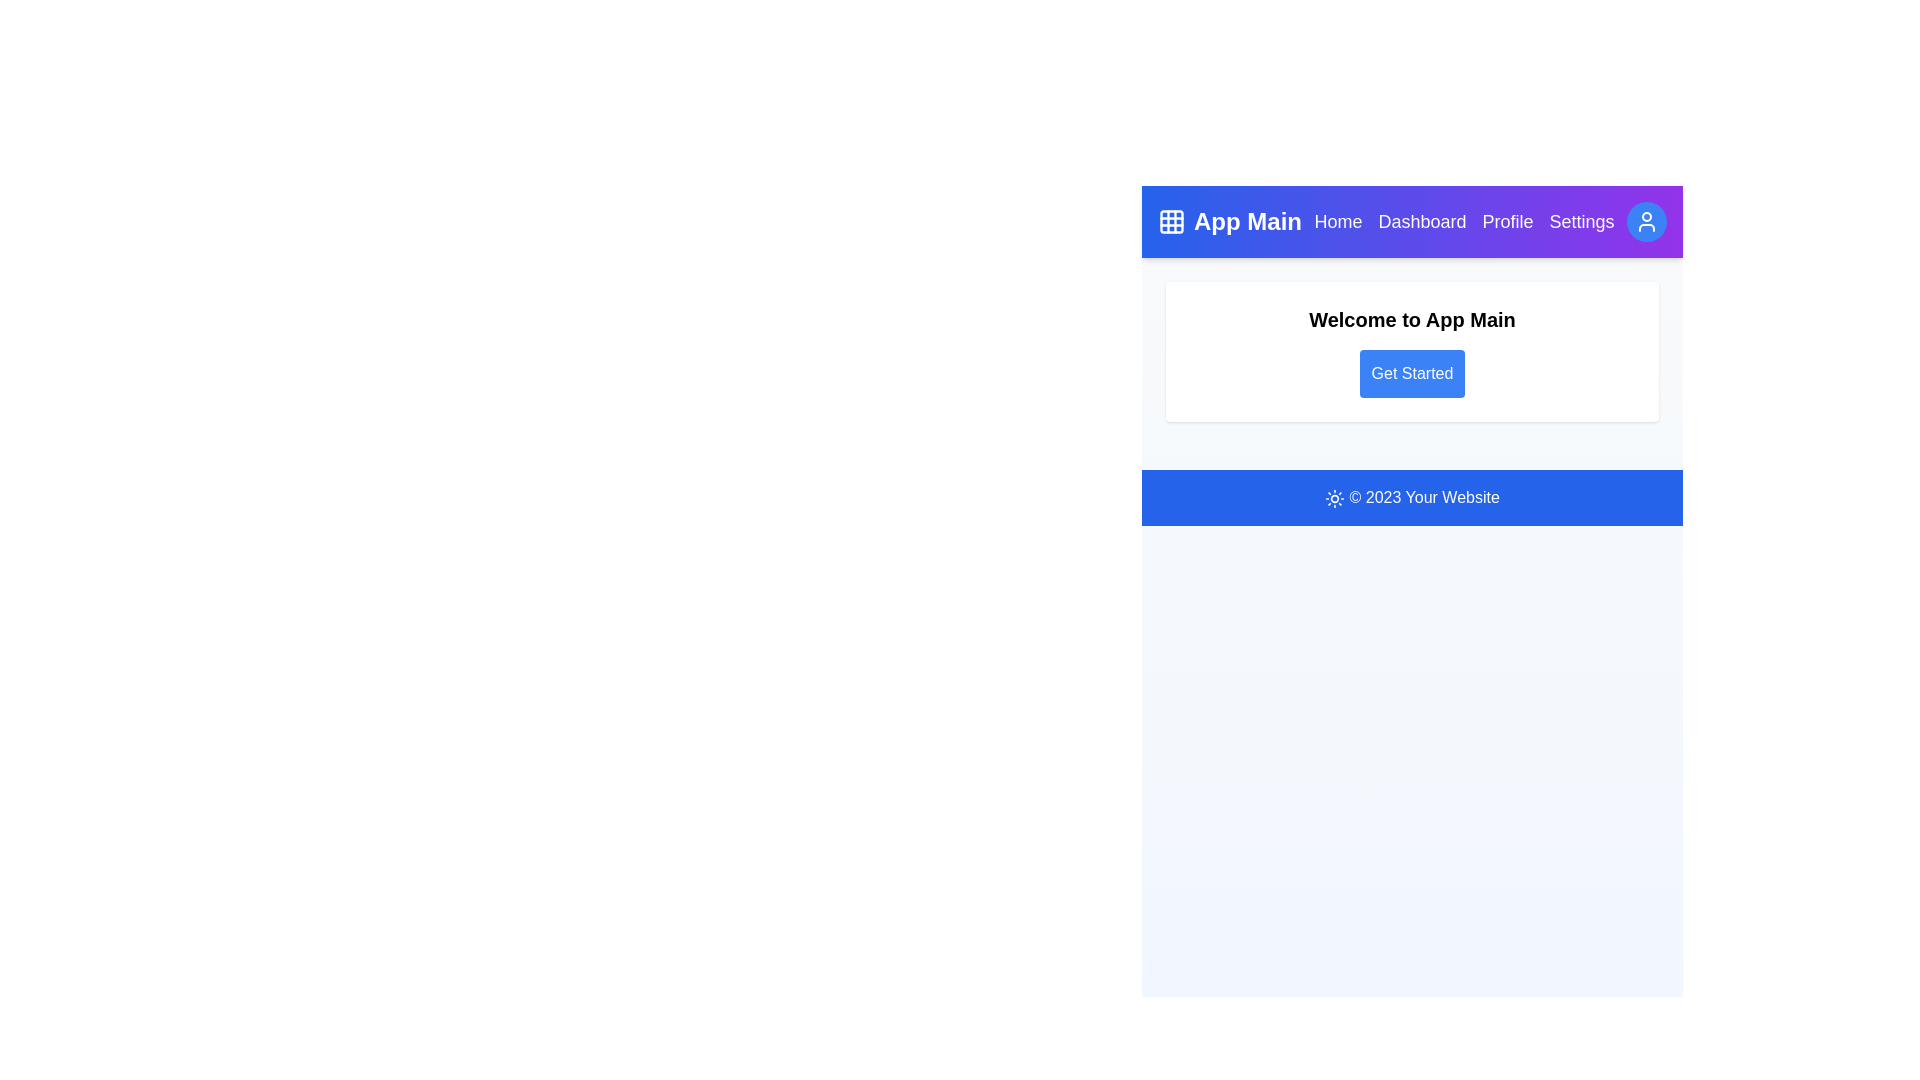  Describe the element at coordinates (1411, 374) in the screenshot. I see `the 'Get Started' button` at that location.